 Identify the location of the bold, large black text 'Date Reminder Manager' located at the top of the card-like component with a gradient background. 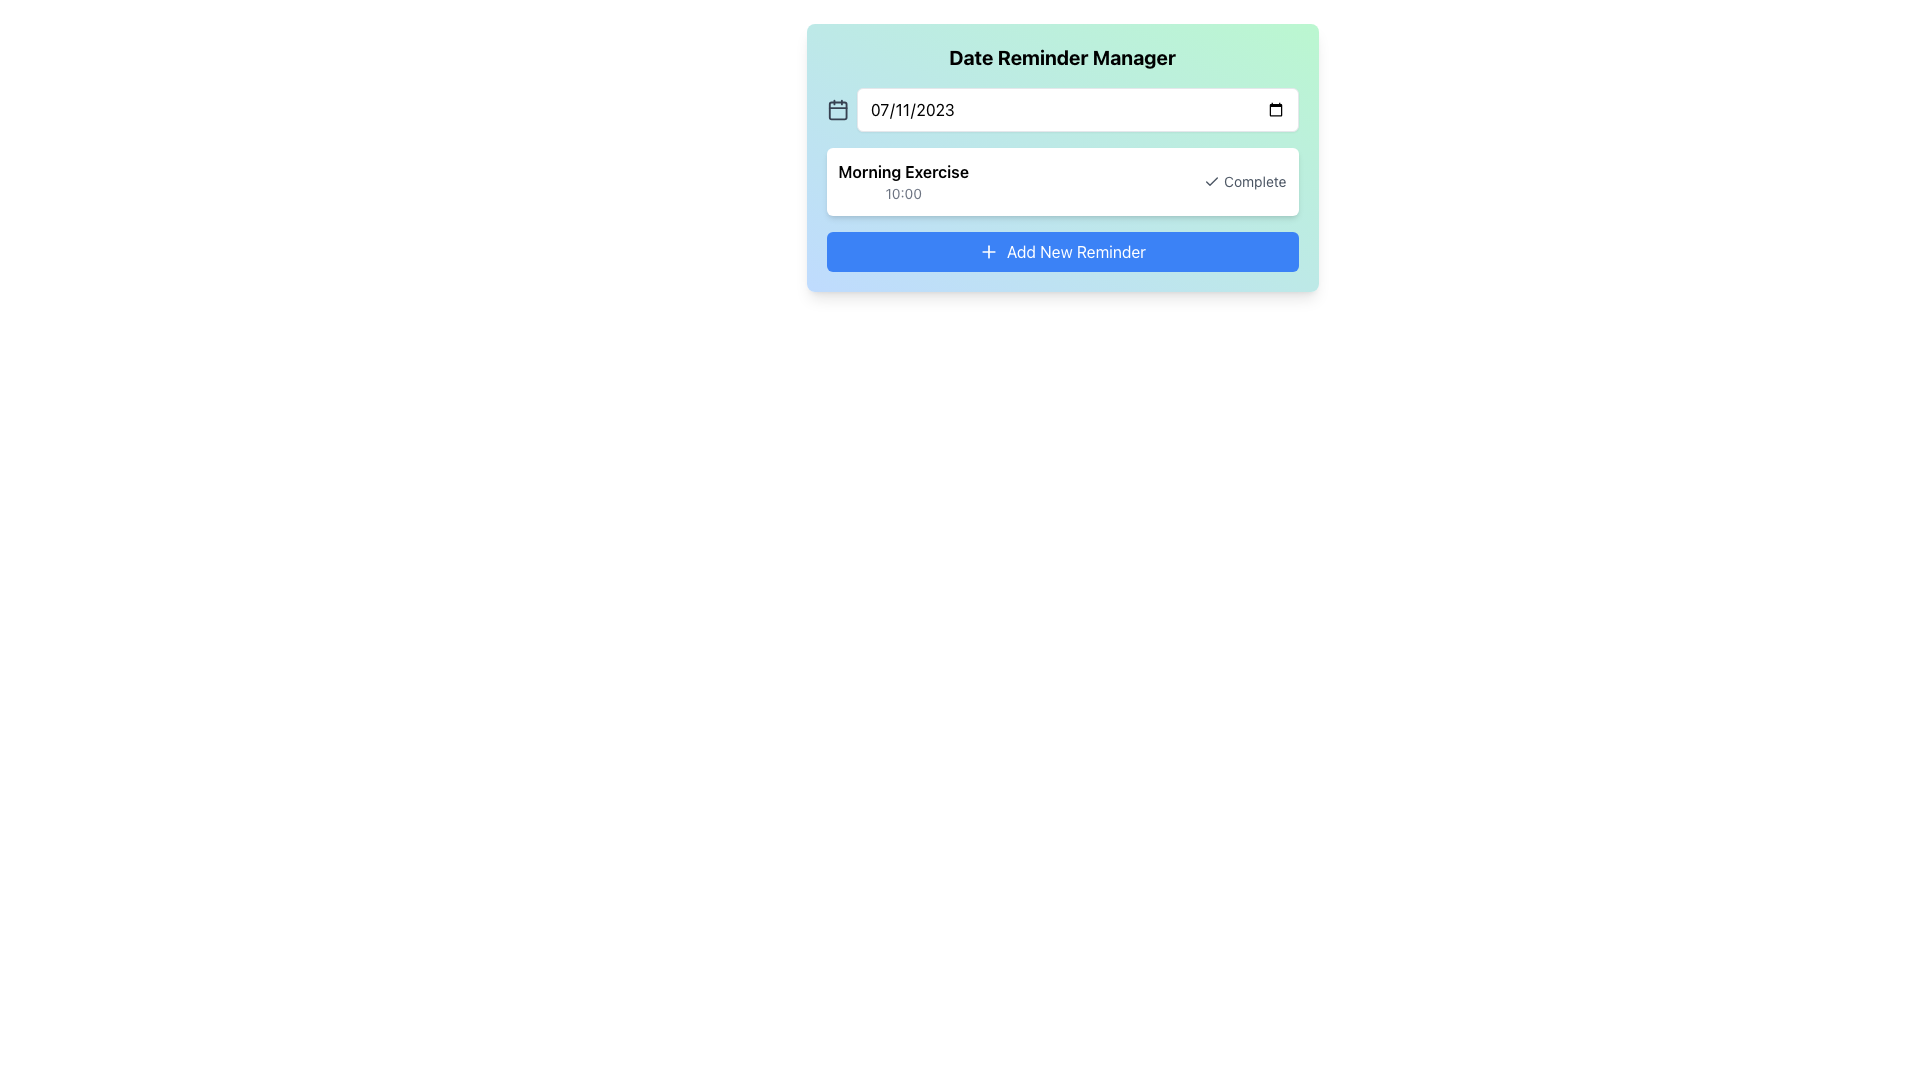
(1061, 56).